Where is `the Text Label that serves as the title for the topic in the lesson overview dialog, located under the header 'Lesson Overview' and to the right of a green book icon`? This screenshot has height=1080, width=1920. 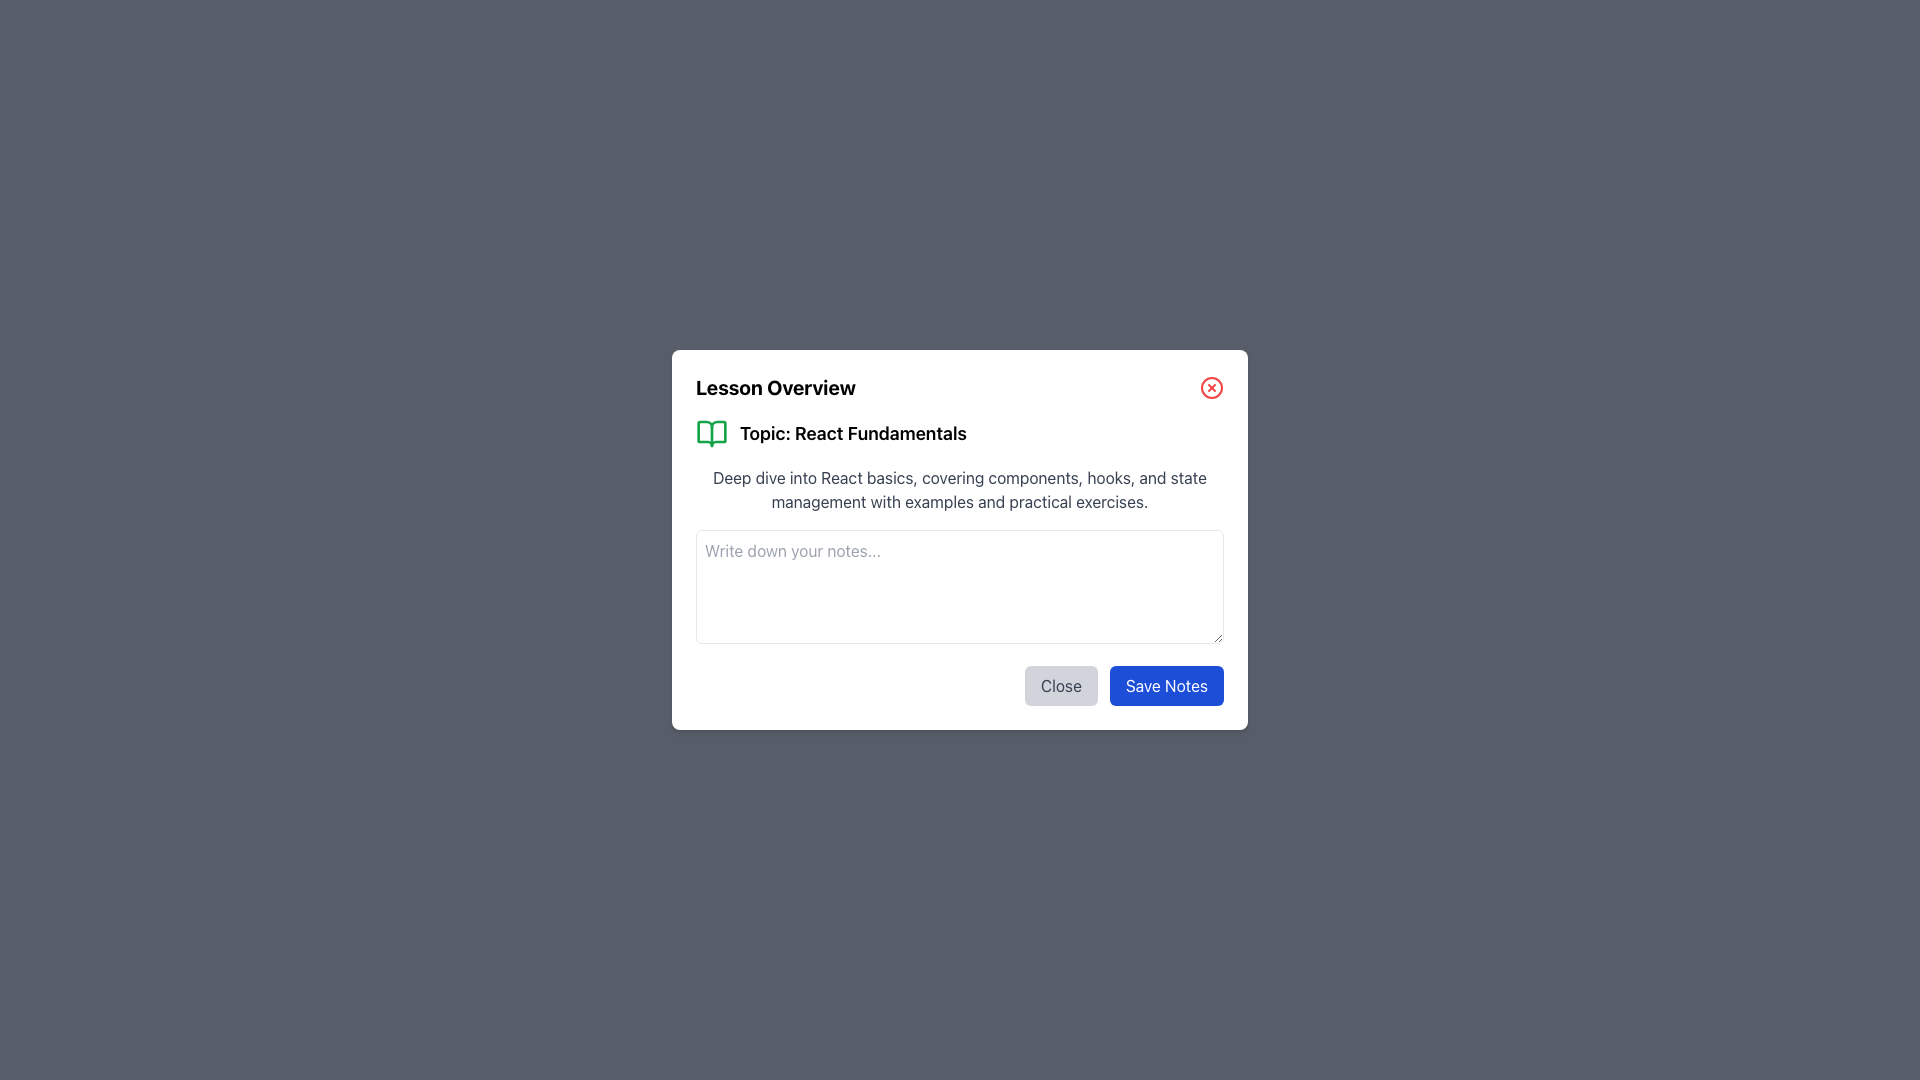
the Text Label that serves as the title for the topic in the lesson overview dialog, located under the header 'Lesson Overview' and to the right of a green book icon is located at coordinates (853, 433).